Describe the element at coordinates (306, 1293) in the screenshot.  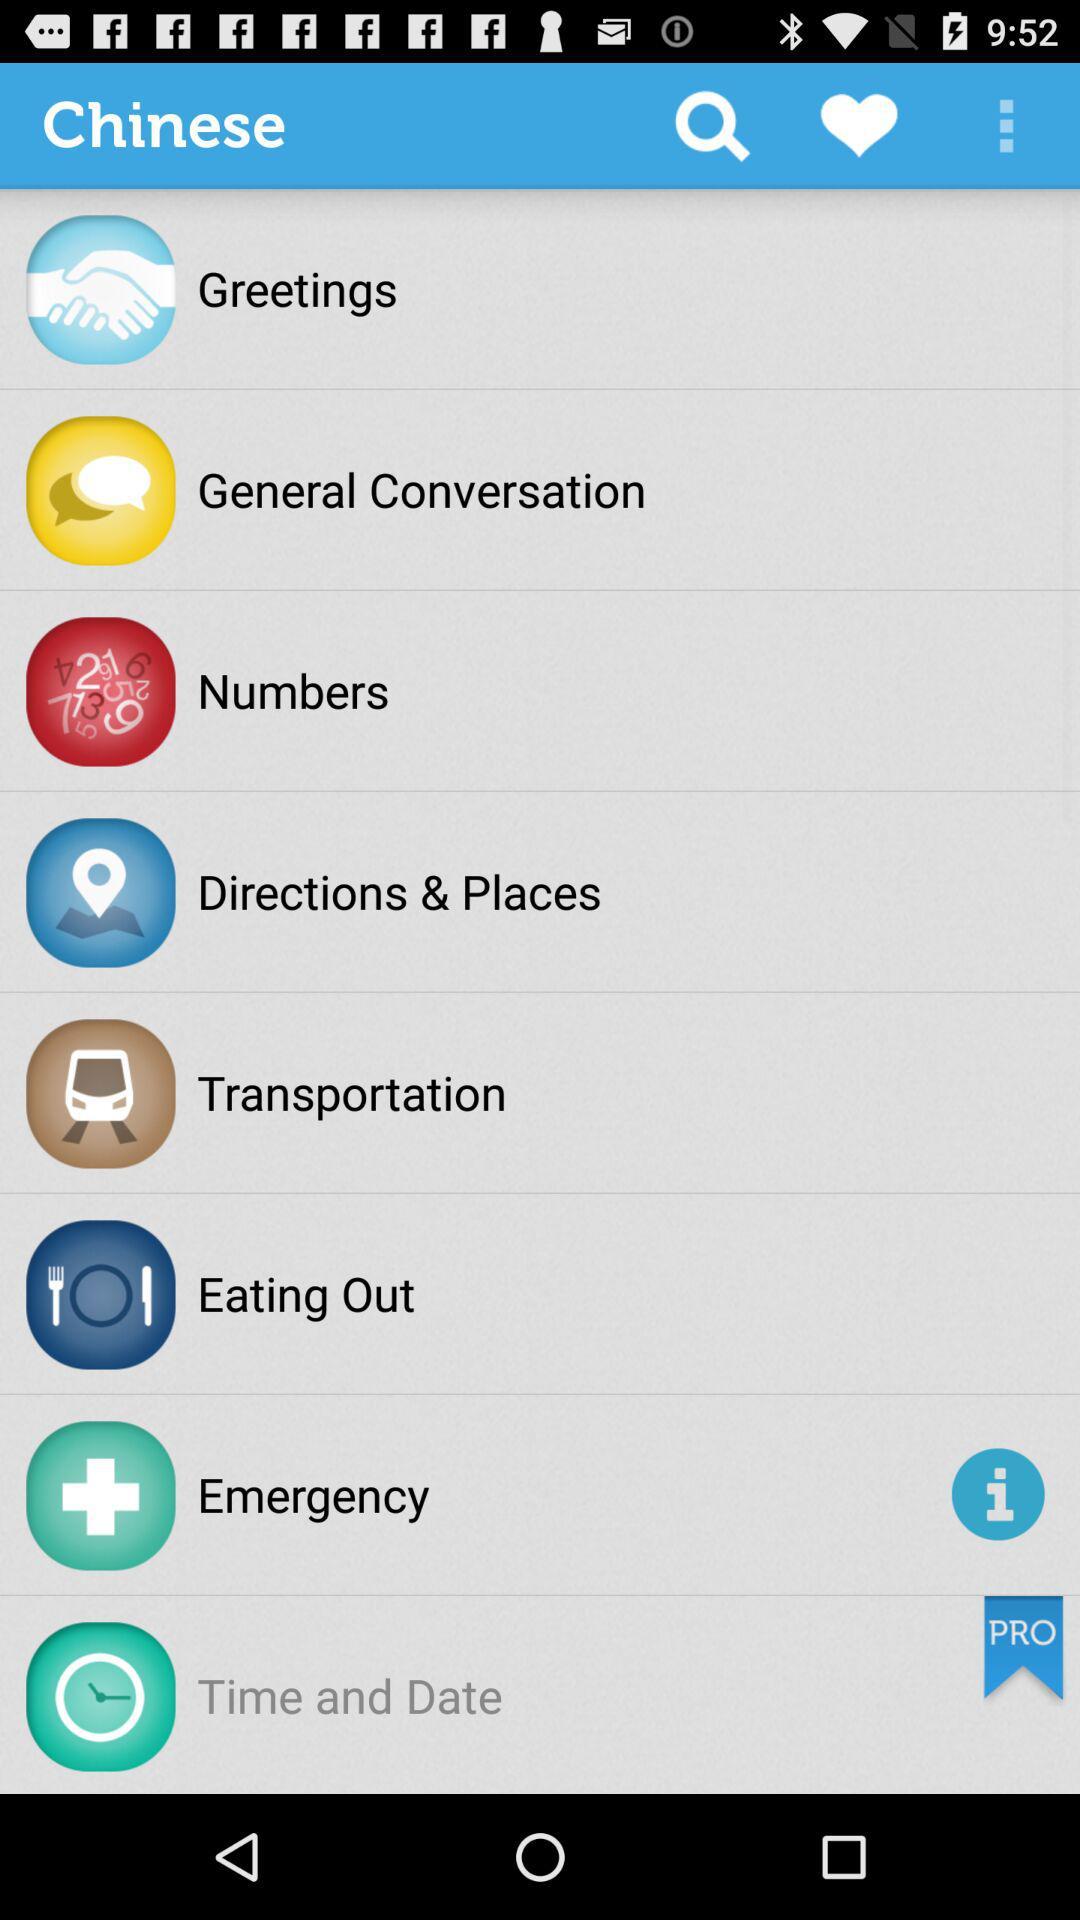
I see `the eating out app` at that location.